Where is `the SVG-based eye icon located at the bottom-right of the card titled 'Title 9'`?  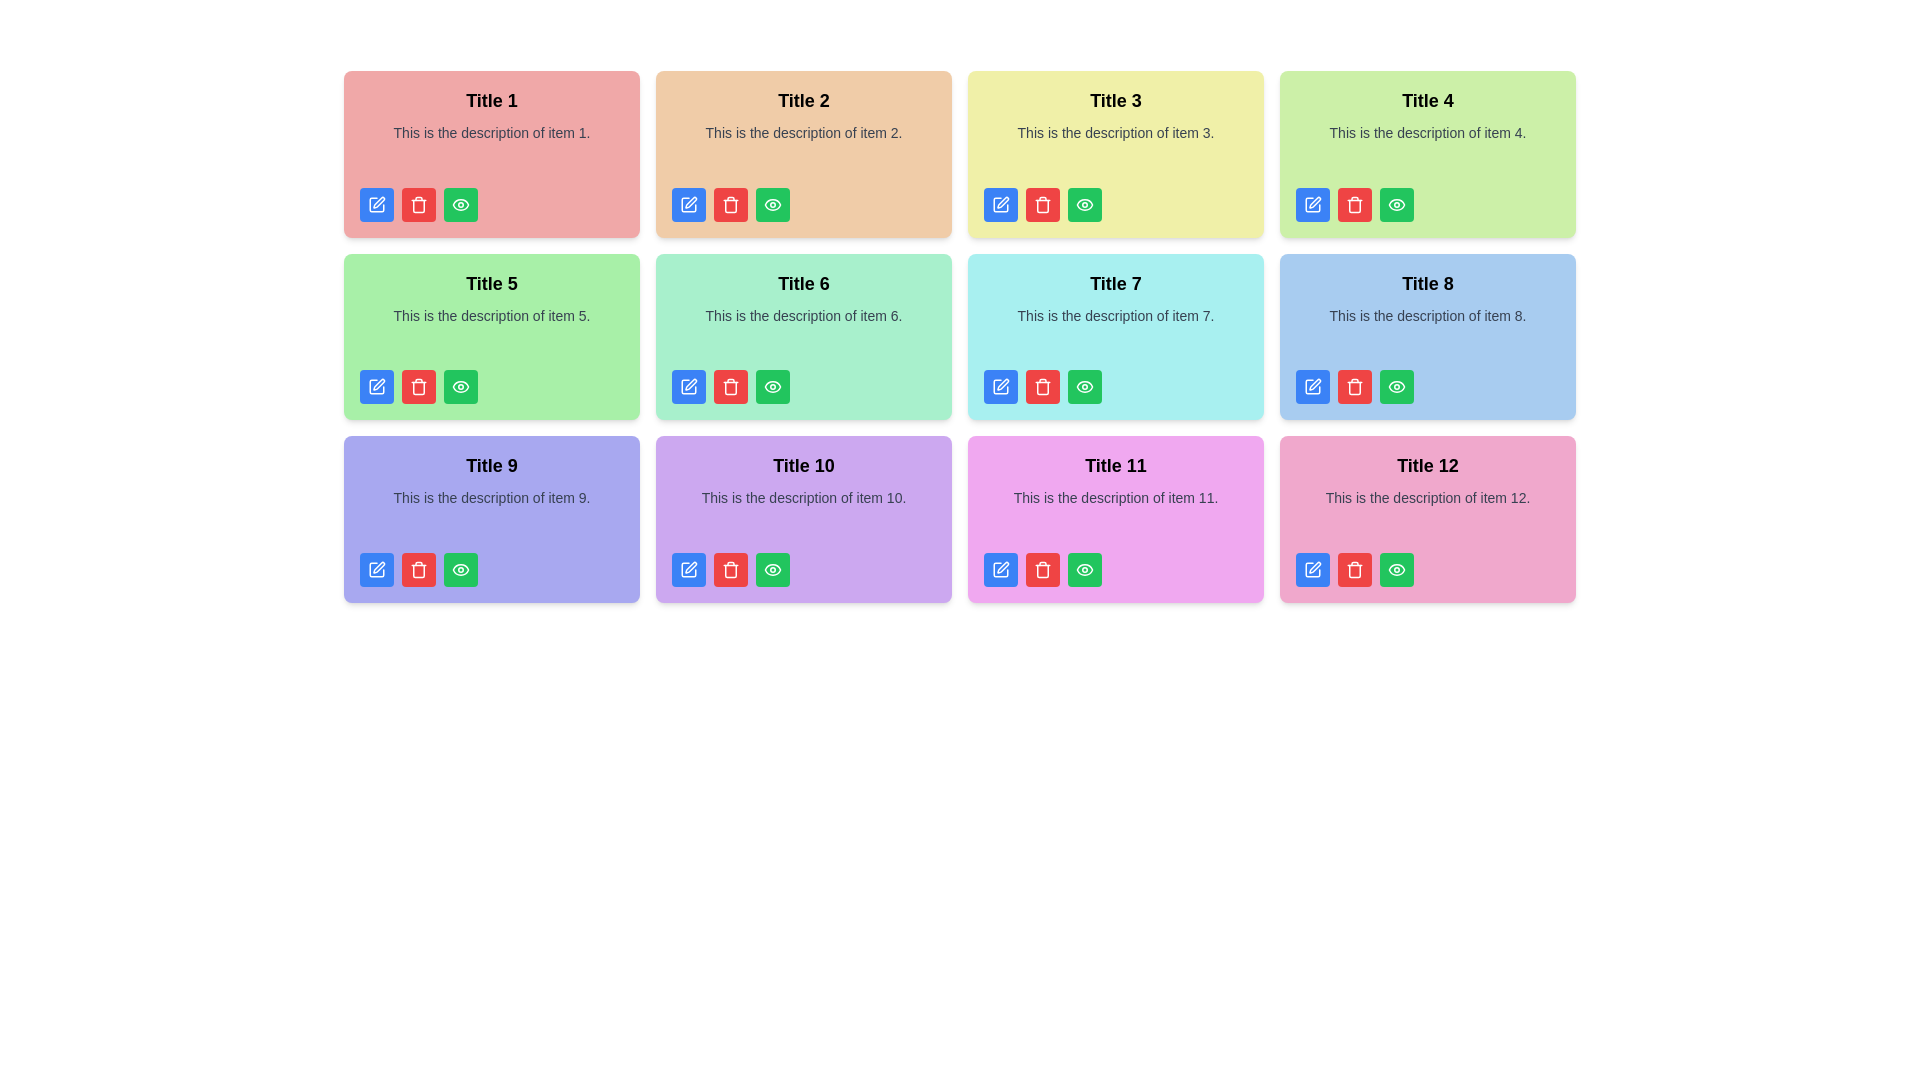
the SVG-based eye icon located at the bottom-right of the card titled 'Title 9' is located at coordinates (459, 569).